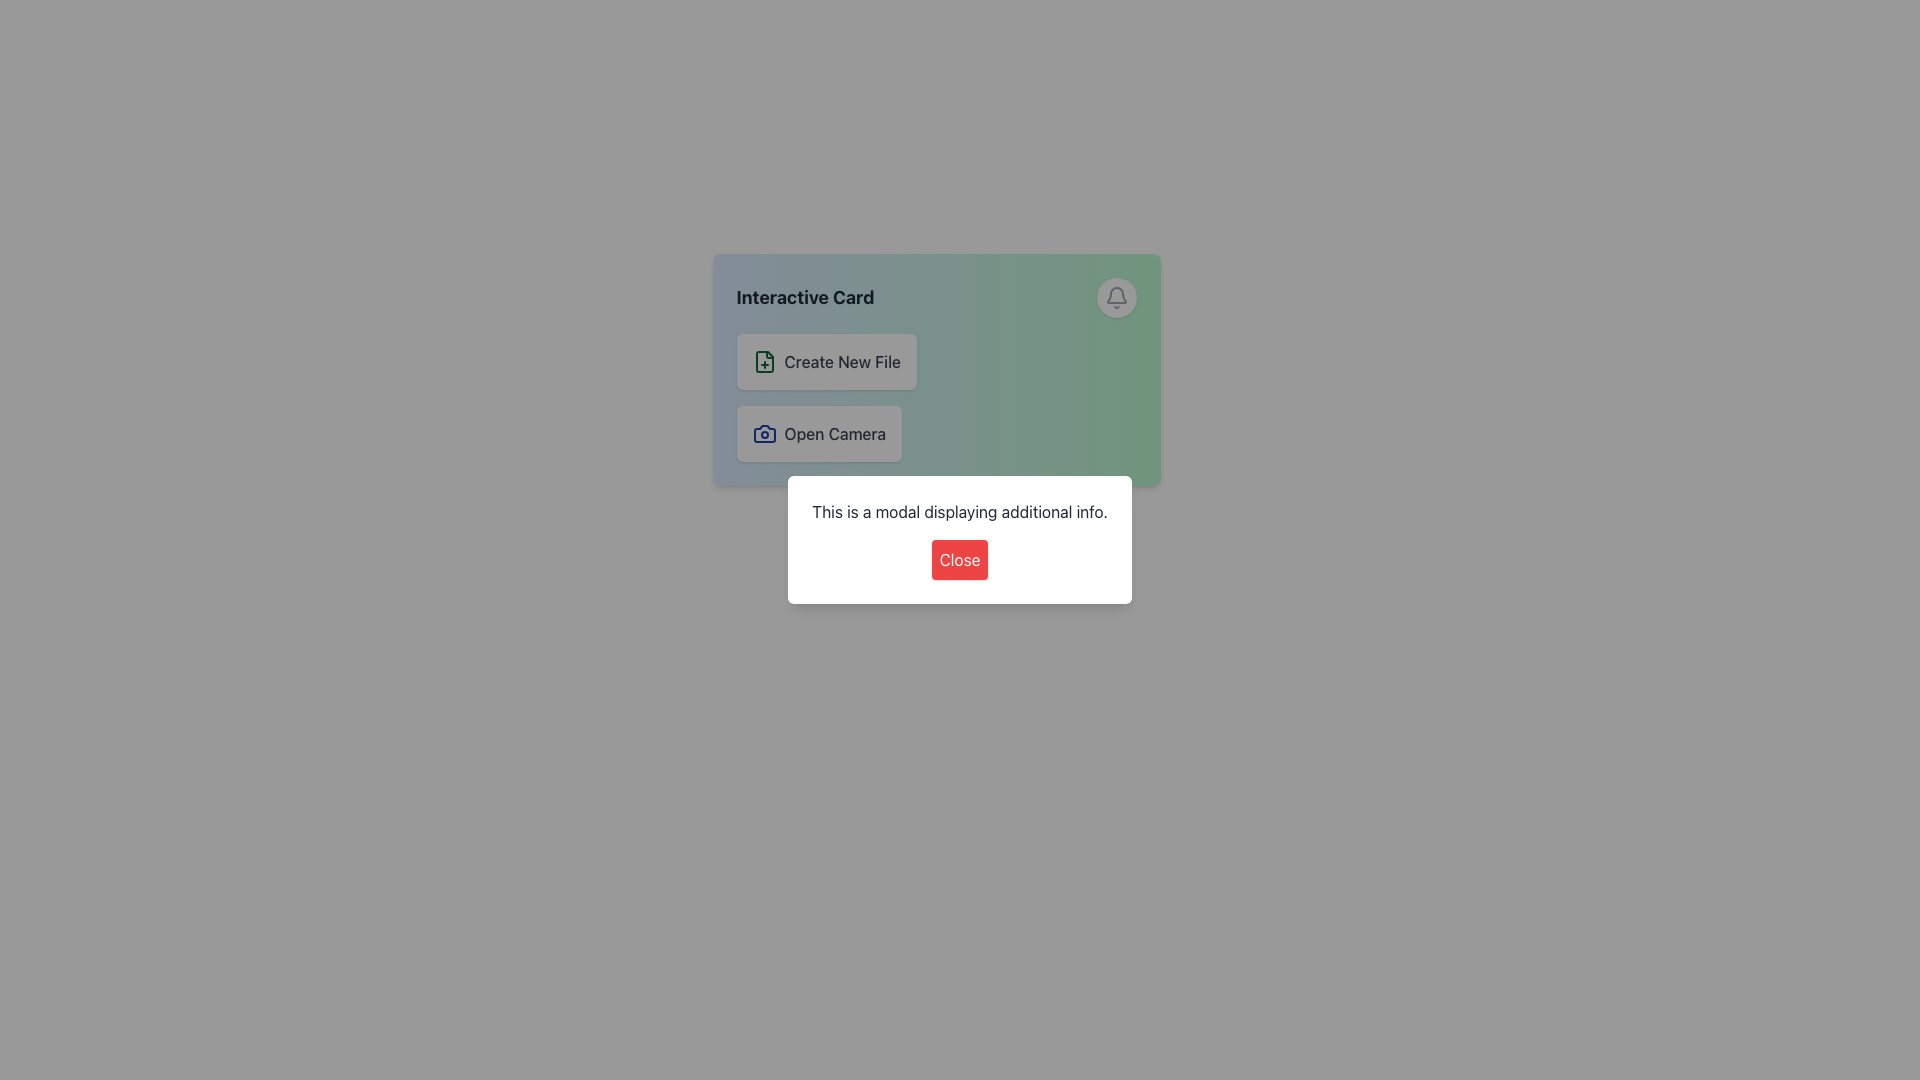  Describe the element at coordinates (763, 362) in the screenshot. I see `the icon that resembles a document with a '+' symbol, located within the 'Create New File' button at the top of the card layout` at that location.